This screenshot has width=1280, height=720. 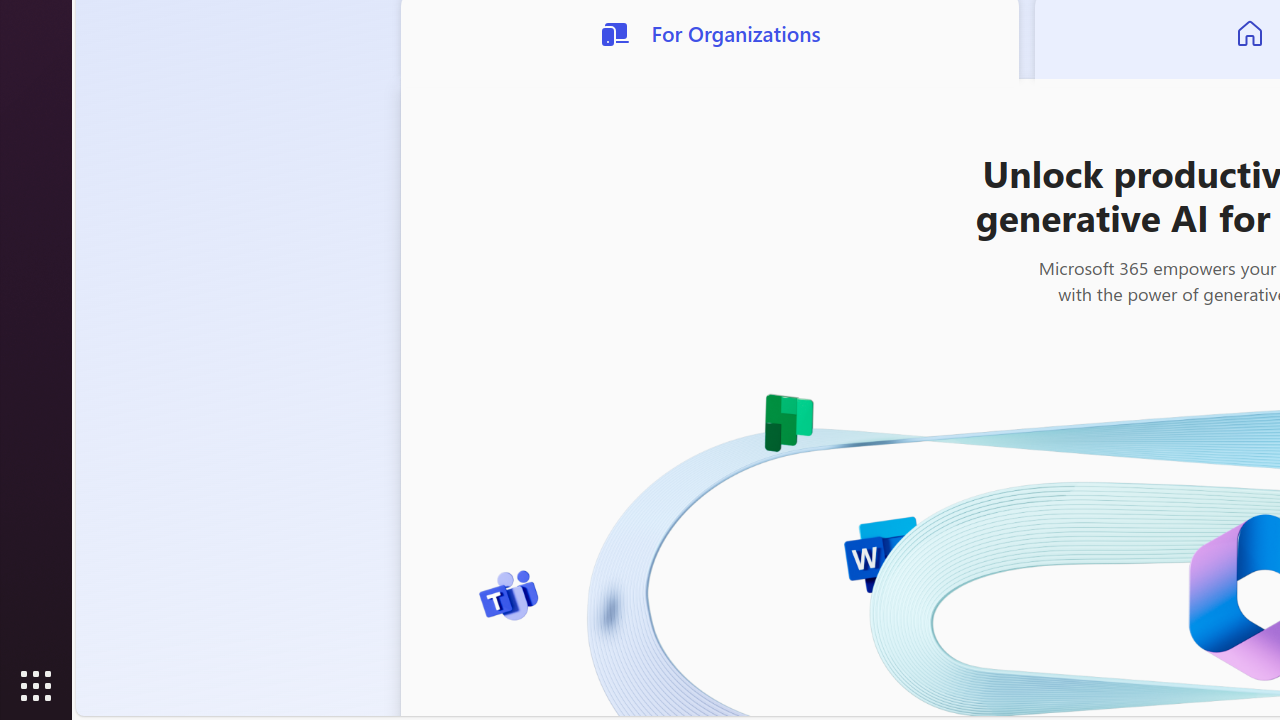 I want to click on 'Show Applications', so click(x=35, y=685).